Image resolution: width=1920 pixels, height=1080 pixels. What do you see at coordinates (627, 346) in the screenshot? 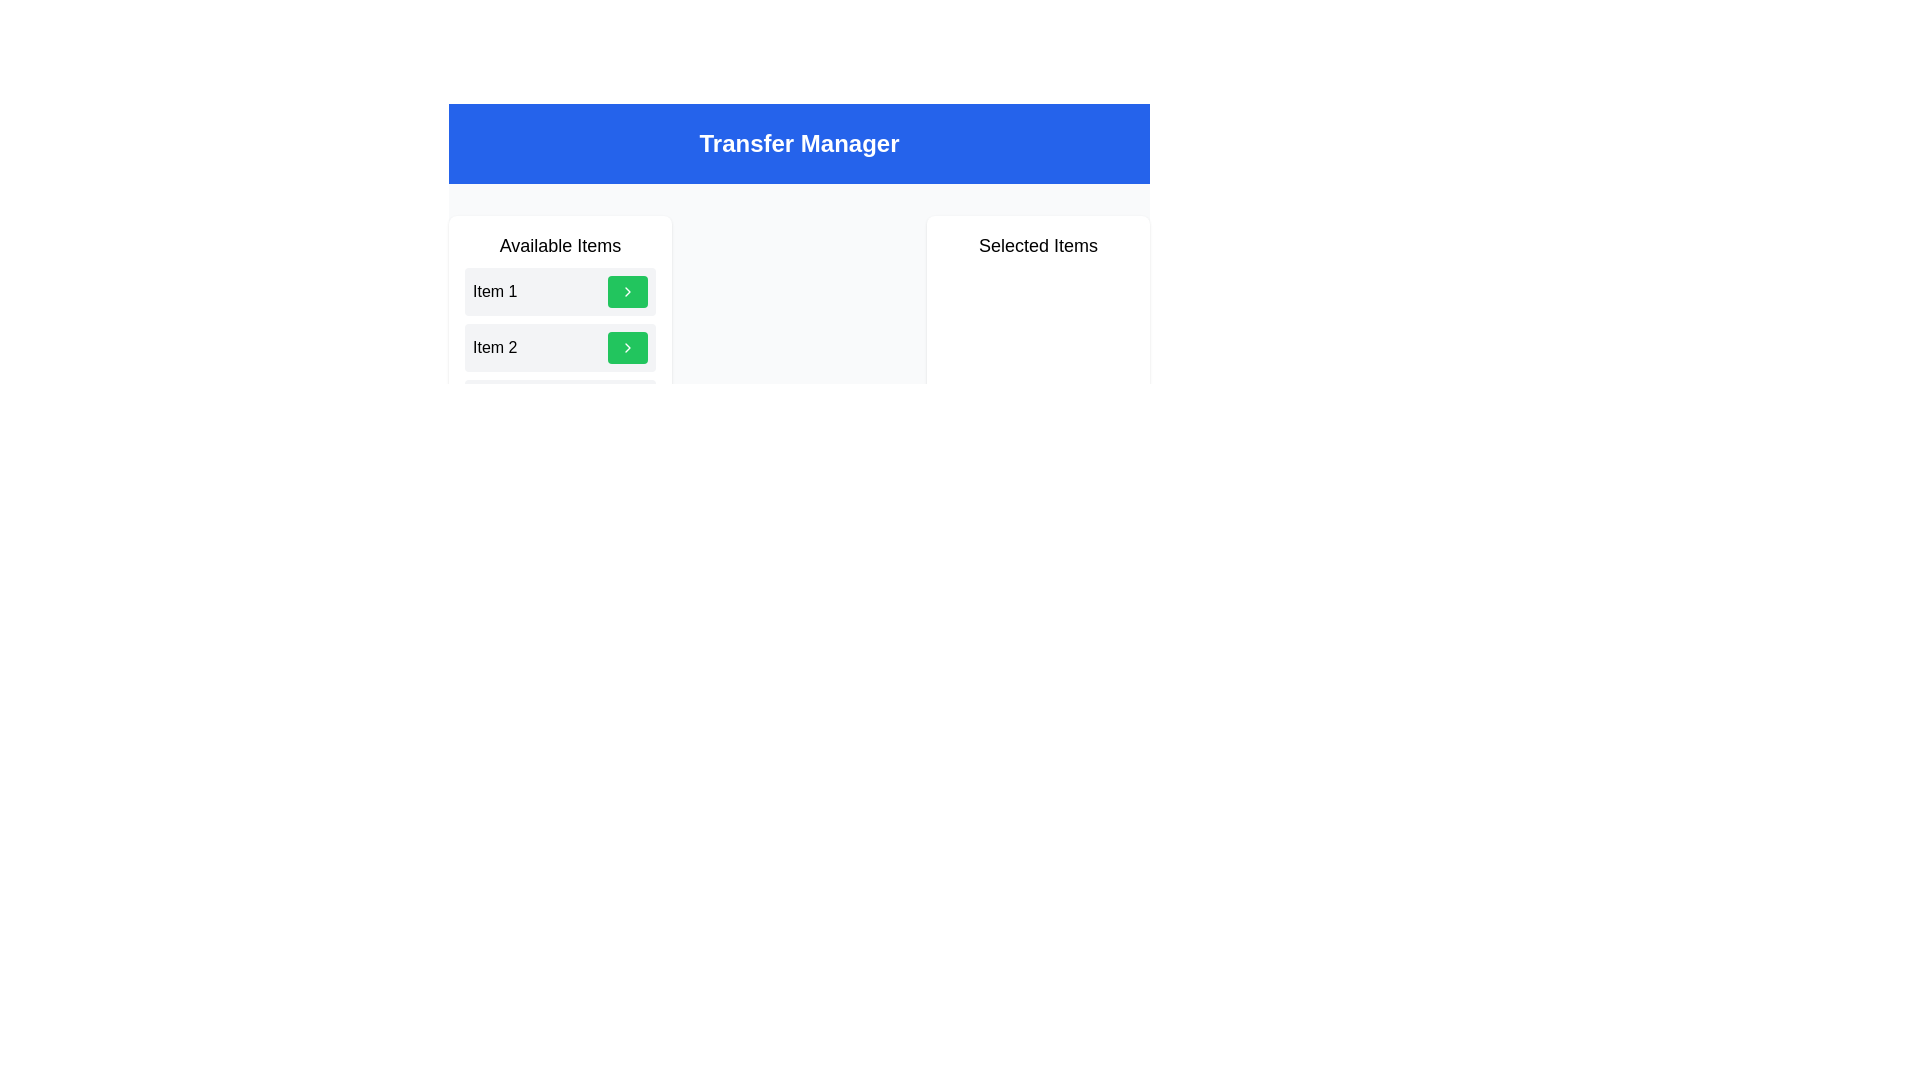
I see `the interactive button located in the 'Available Items' section, associated with 'Item 2', to potentially reveal additional information or styling changes` at bounding box center [627, 346].